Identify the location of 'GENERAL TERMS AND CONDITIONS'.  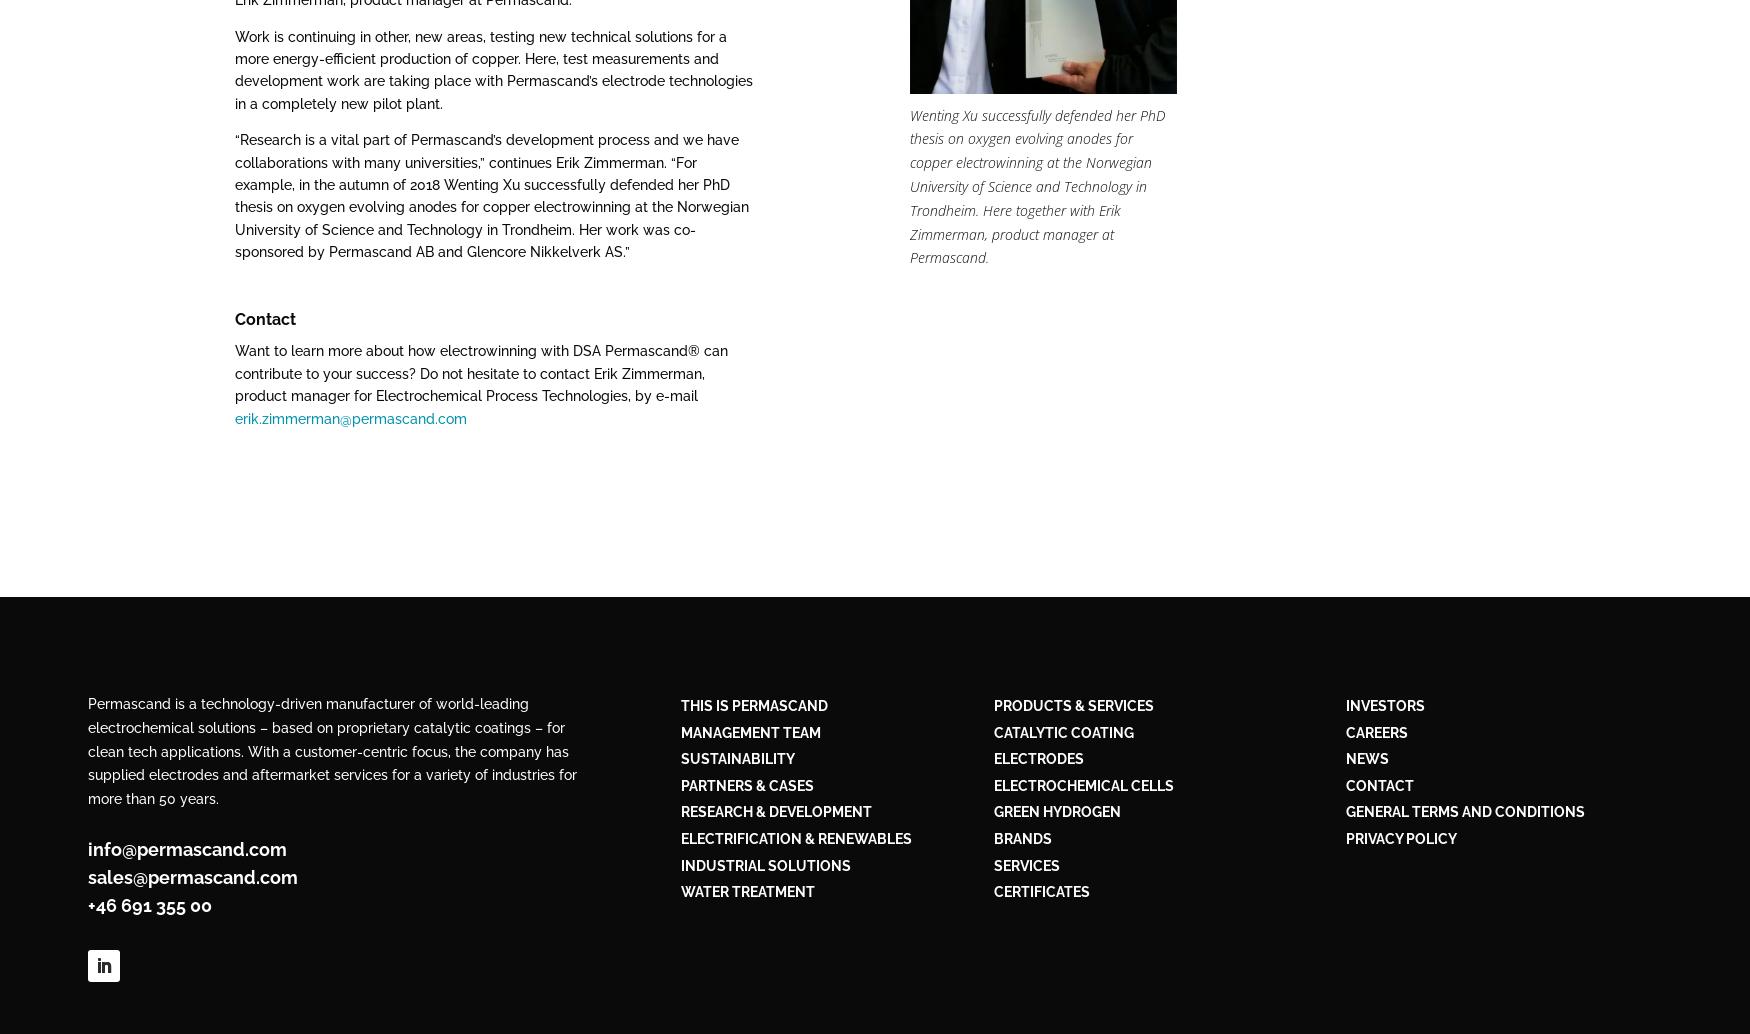
(1464, 811).